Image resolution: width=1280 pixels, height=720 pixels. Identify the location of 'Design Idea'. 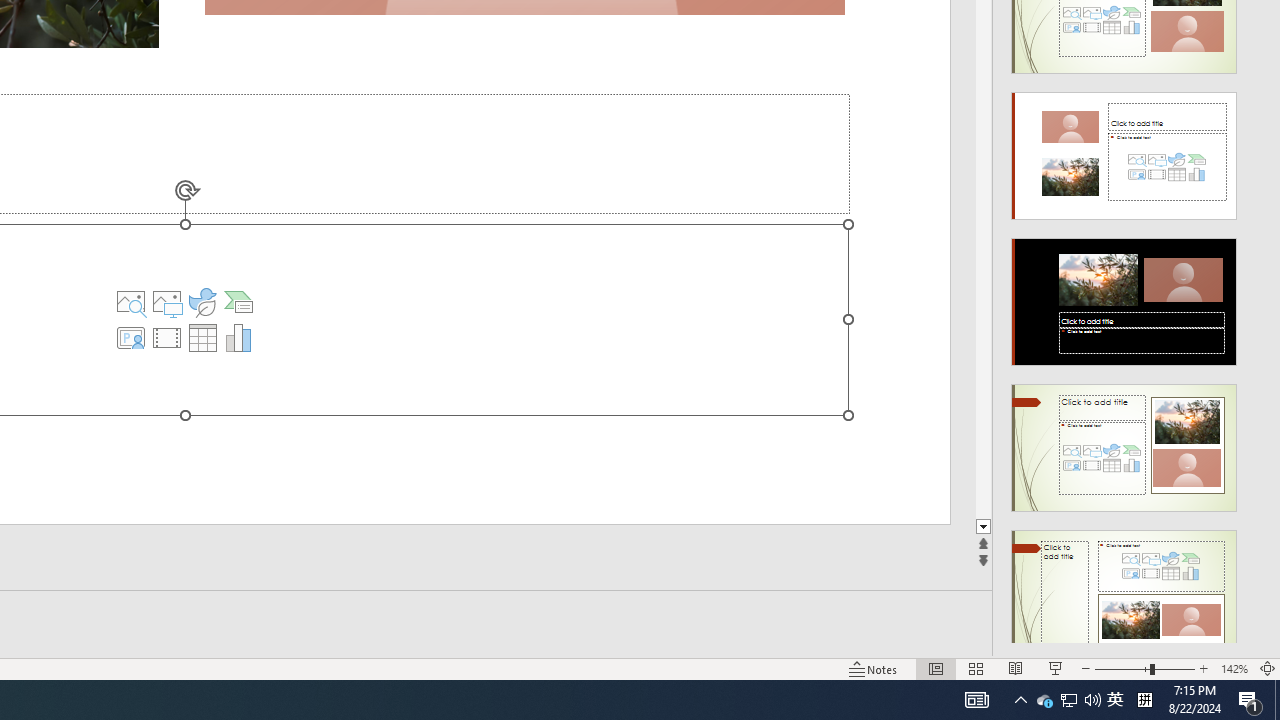
(1124, 586).